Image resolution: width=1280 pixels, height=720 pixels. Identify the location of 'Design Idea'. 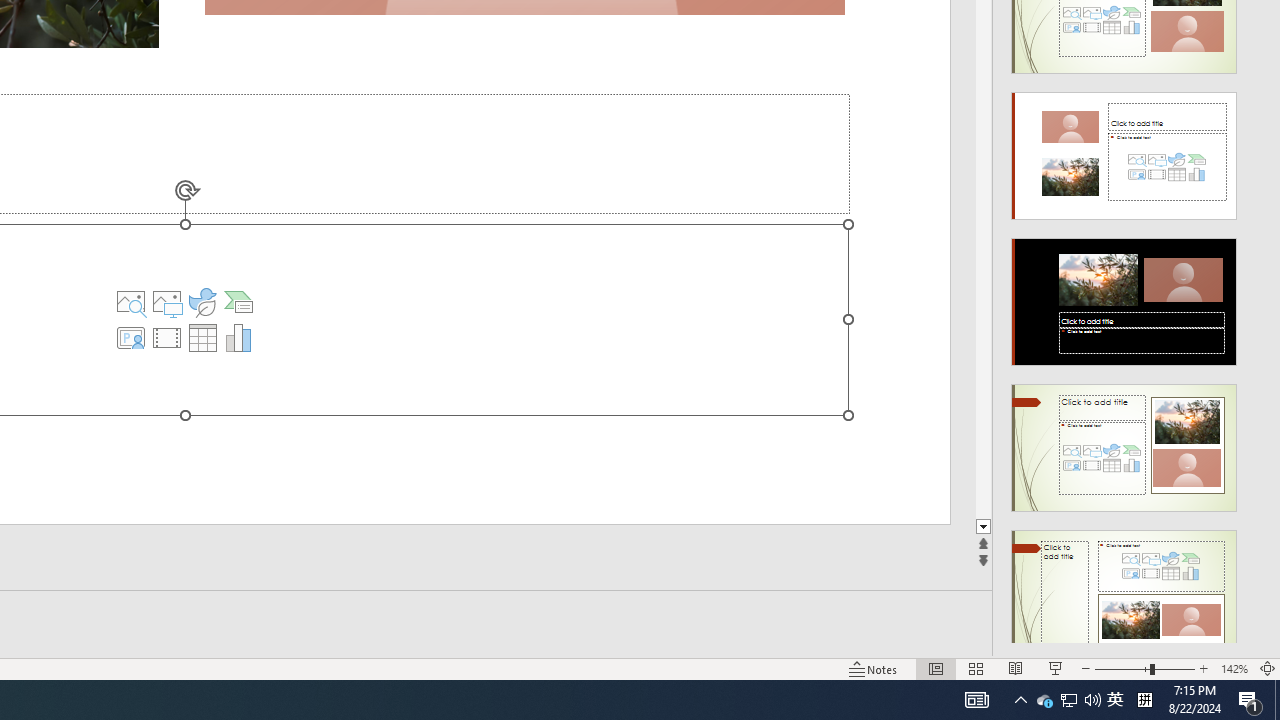
(1124, 586).